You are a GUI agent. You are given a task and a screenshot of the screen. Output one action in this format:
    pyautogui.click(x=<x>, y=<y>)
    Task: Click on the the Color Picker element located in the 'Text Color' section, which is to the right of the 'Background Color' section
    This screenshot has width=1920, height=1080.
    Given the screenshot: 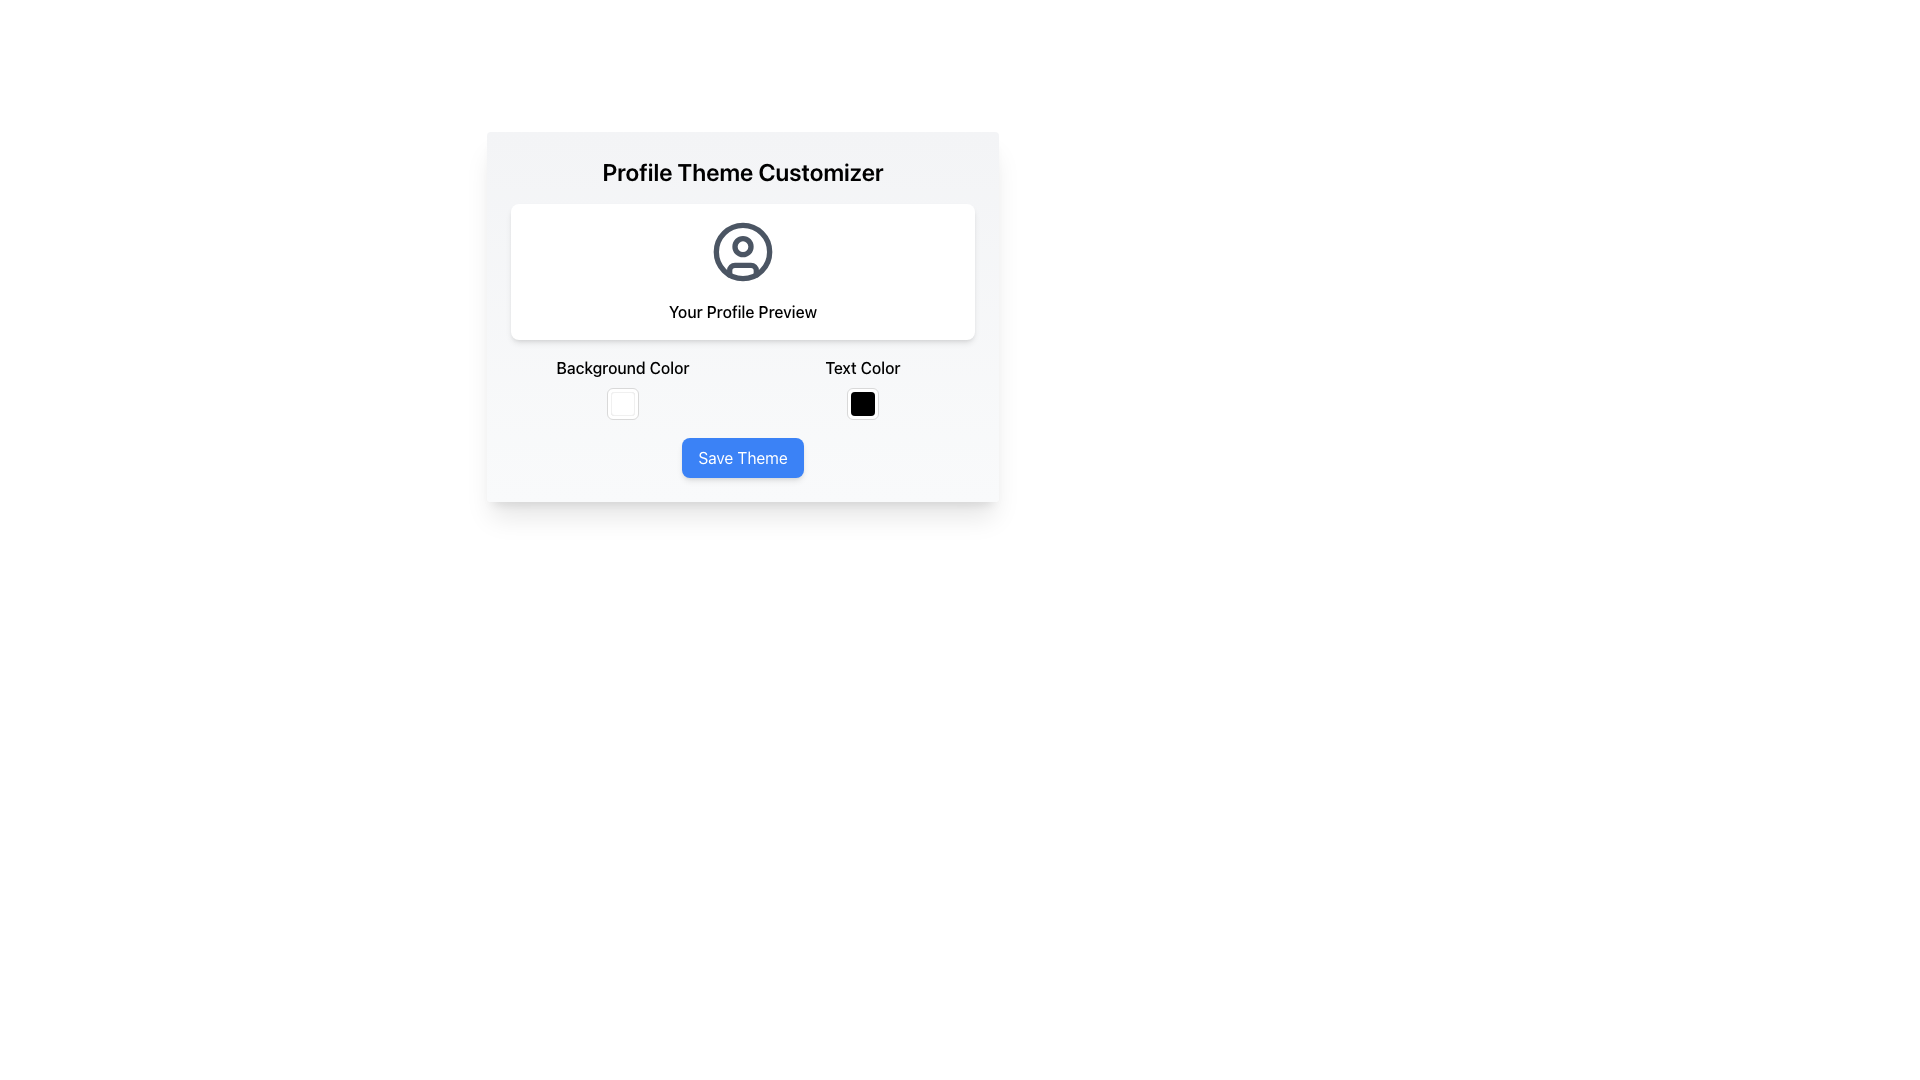 What is the action you would take?
    pyautogui.click(x=863, y=404)
    